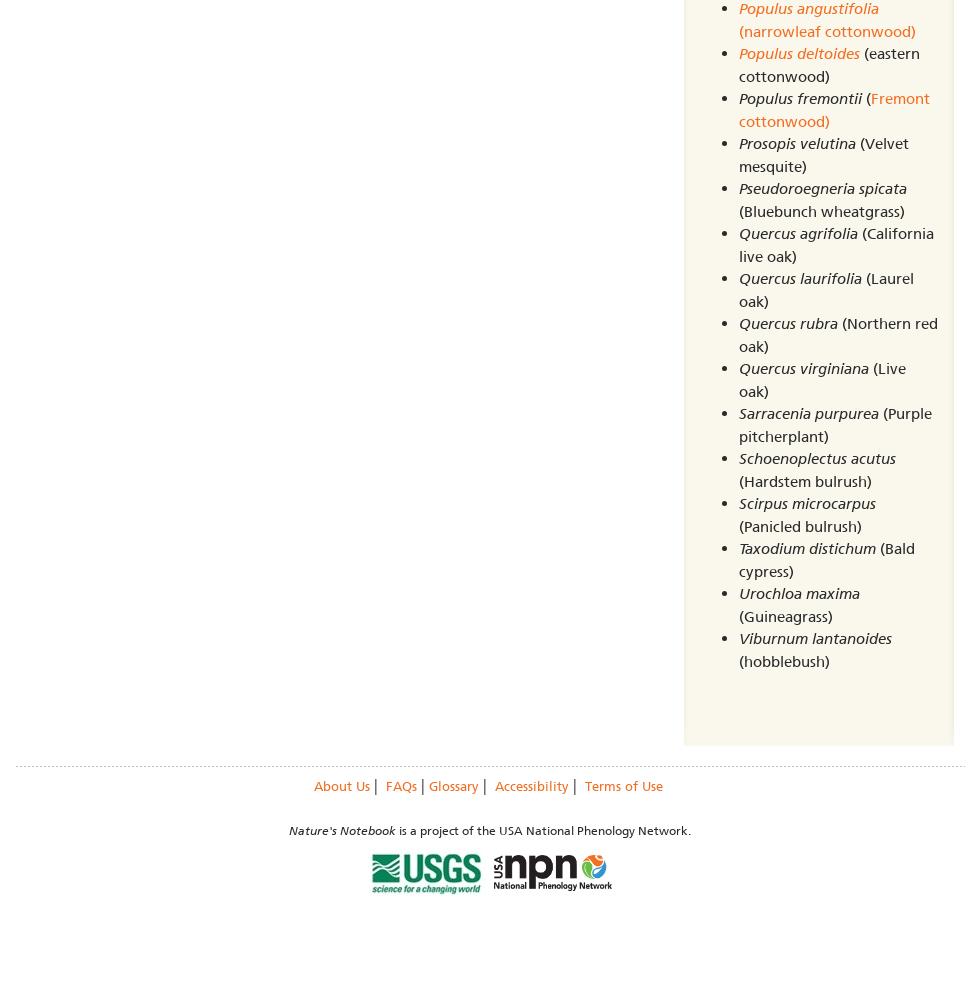 This screenshot has width=980, height=995. Describe the element at coordinates (799, 524) in the screenshot. I see `'(Panicled bulrush)'` at that location.